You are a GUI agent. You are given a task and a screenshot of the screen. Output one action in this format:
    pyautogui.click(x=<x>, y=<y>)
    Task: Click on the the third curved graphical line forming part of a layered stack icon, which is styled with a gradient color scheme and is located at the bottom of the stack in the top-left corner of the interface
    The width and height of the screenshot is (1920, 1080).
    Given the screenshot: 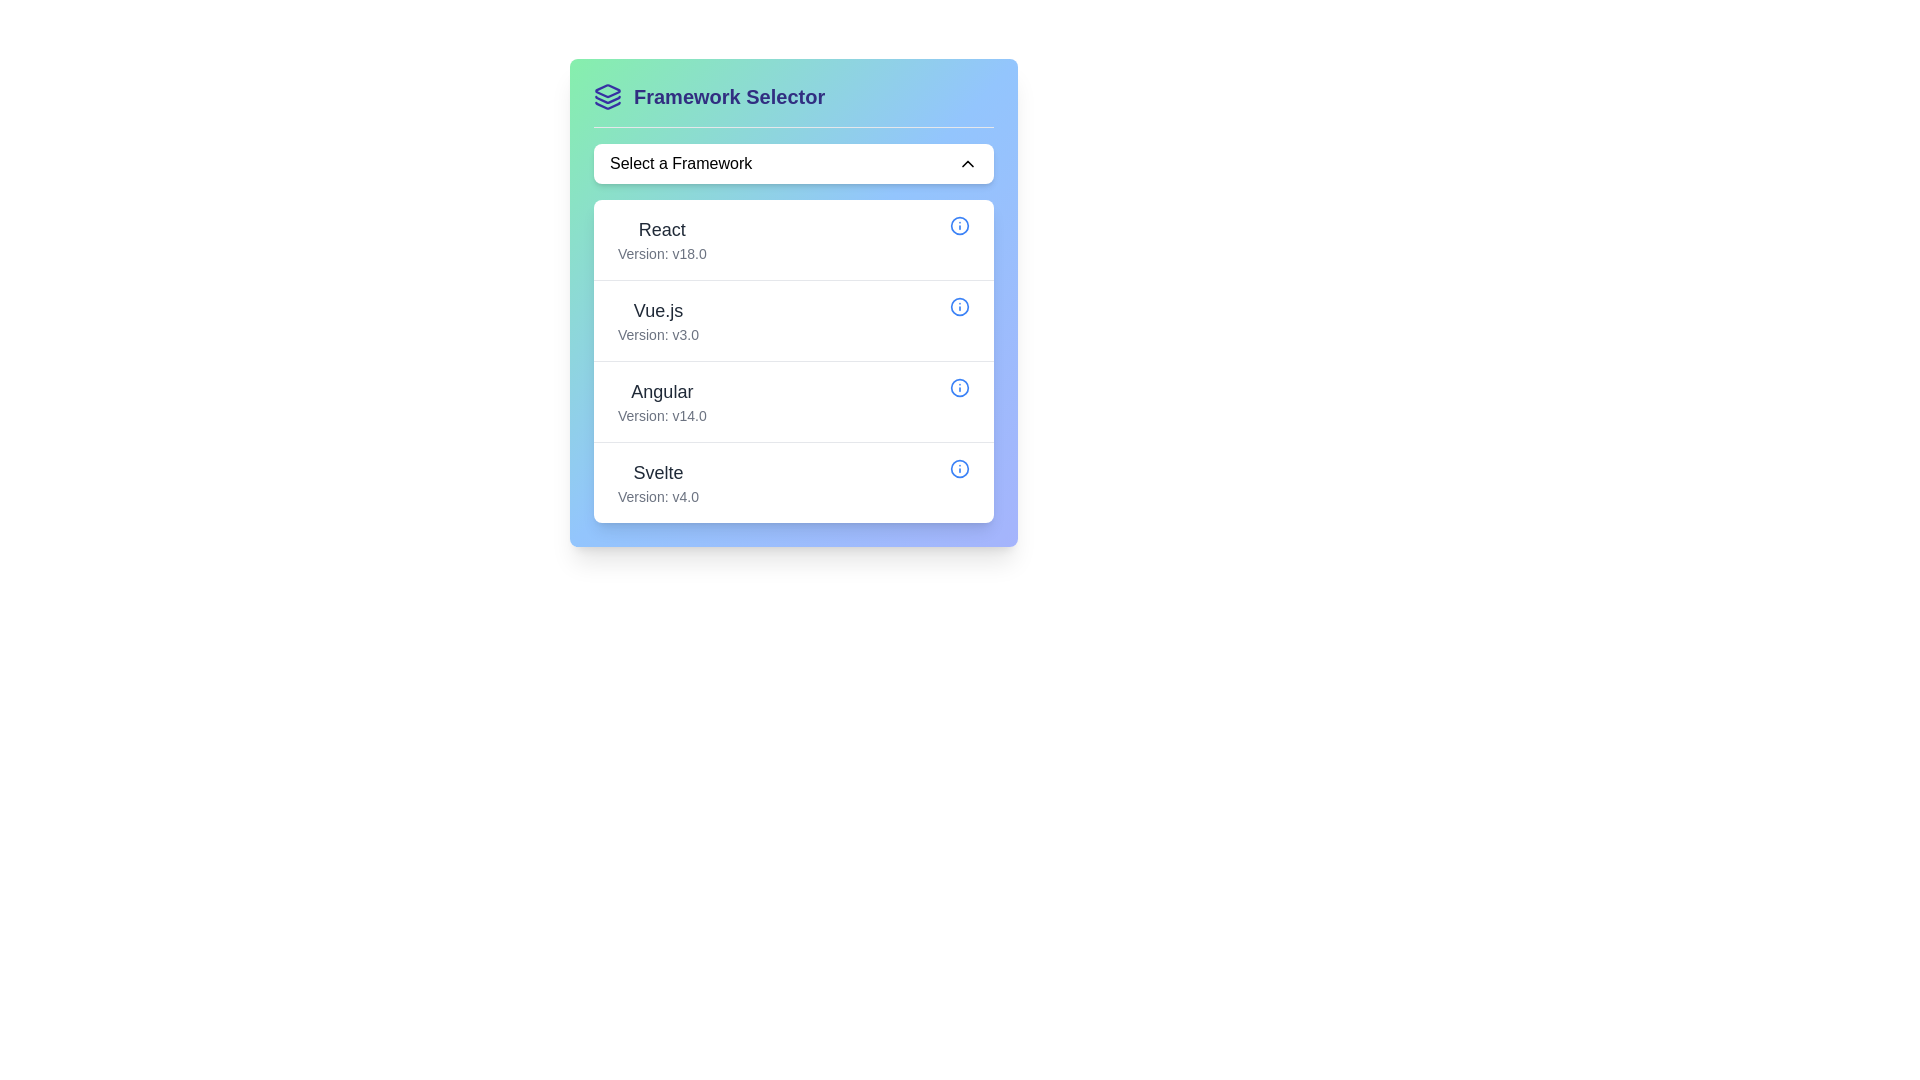 What is the action you would take?
    pyautogui.click(x=607, y=104)
    